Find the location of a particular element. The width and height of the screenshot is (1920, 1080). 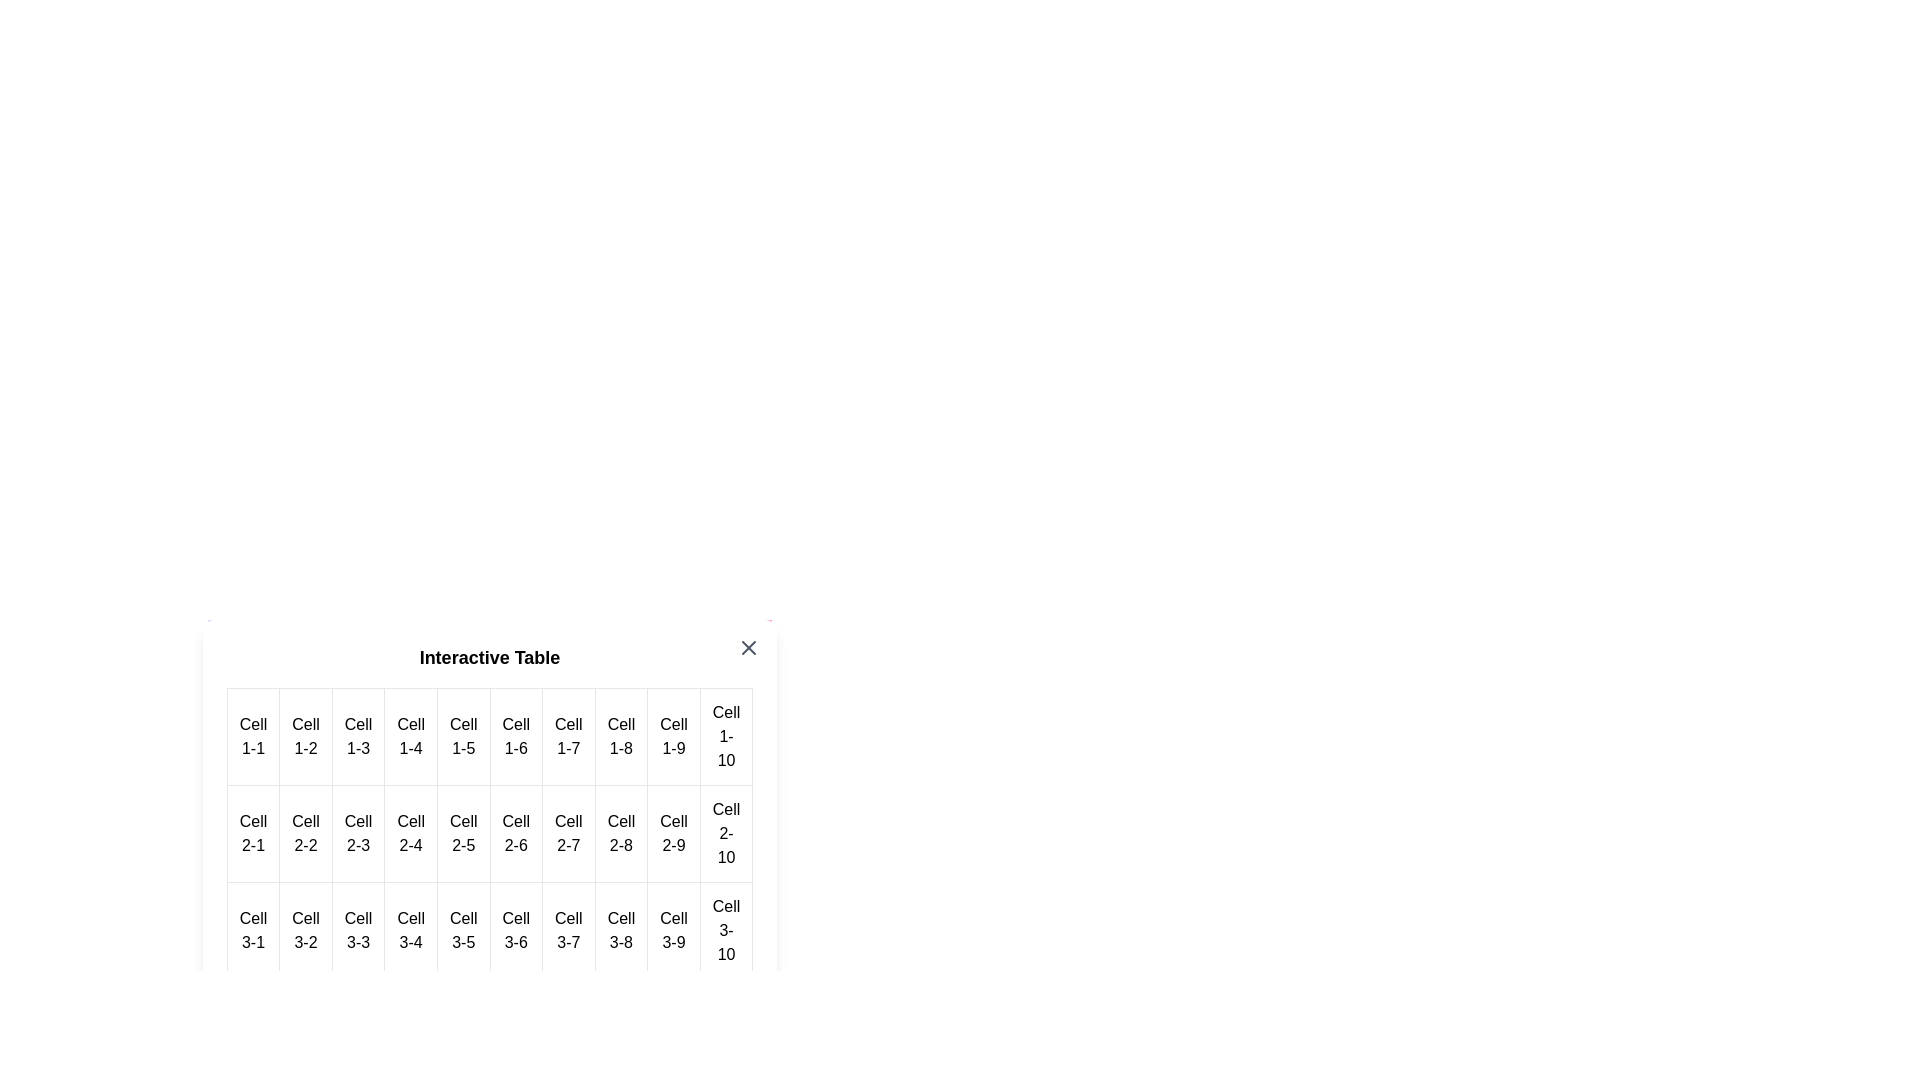

the close button to hide the dialog is located at coordinates (748, 648).